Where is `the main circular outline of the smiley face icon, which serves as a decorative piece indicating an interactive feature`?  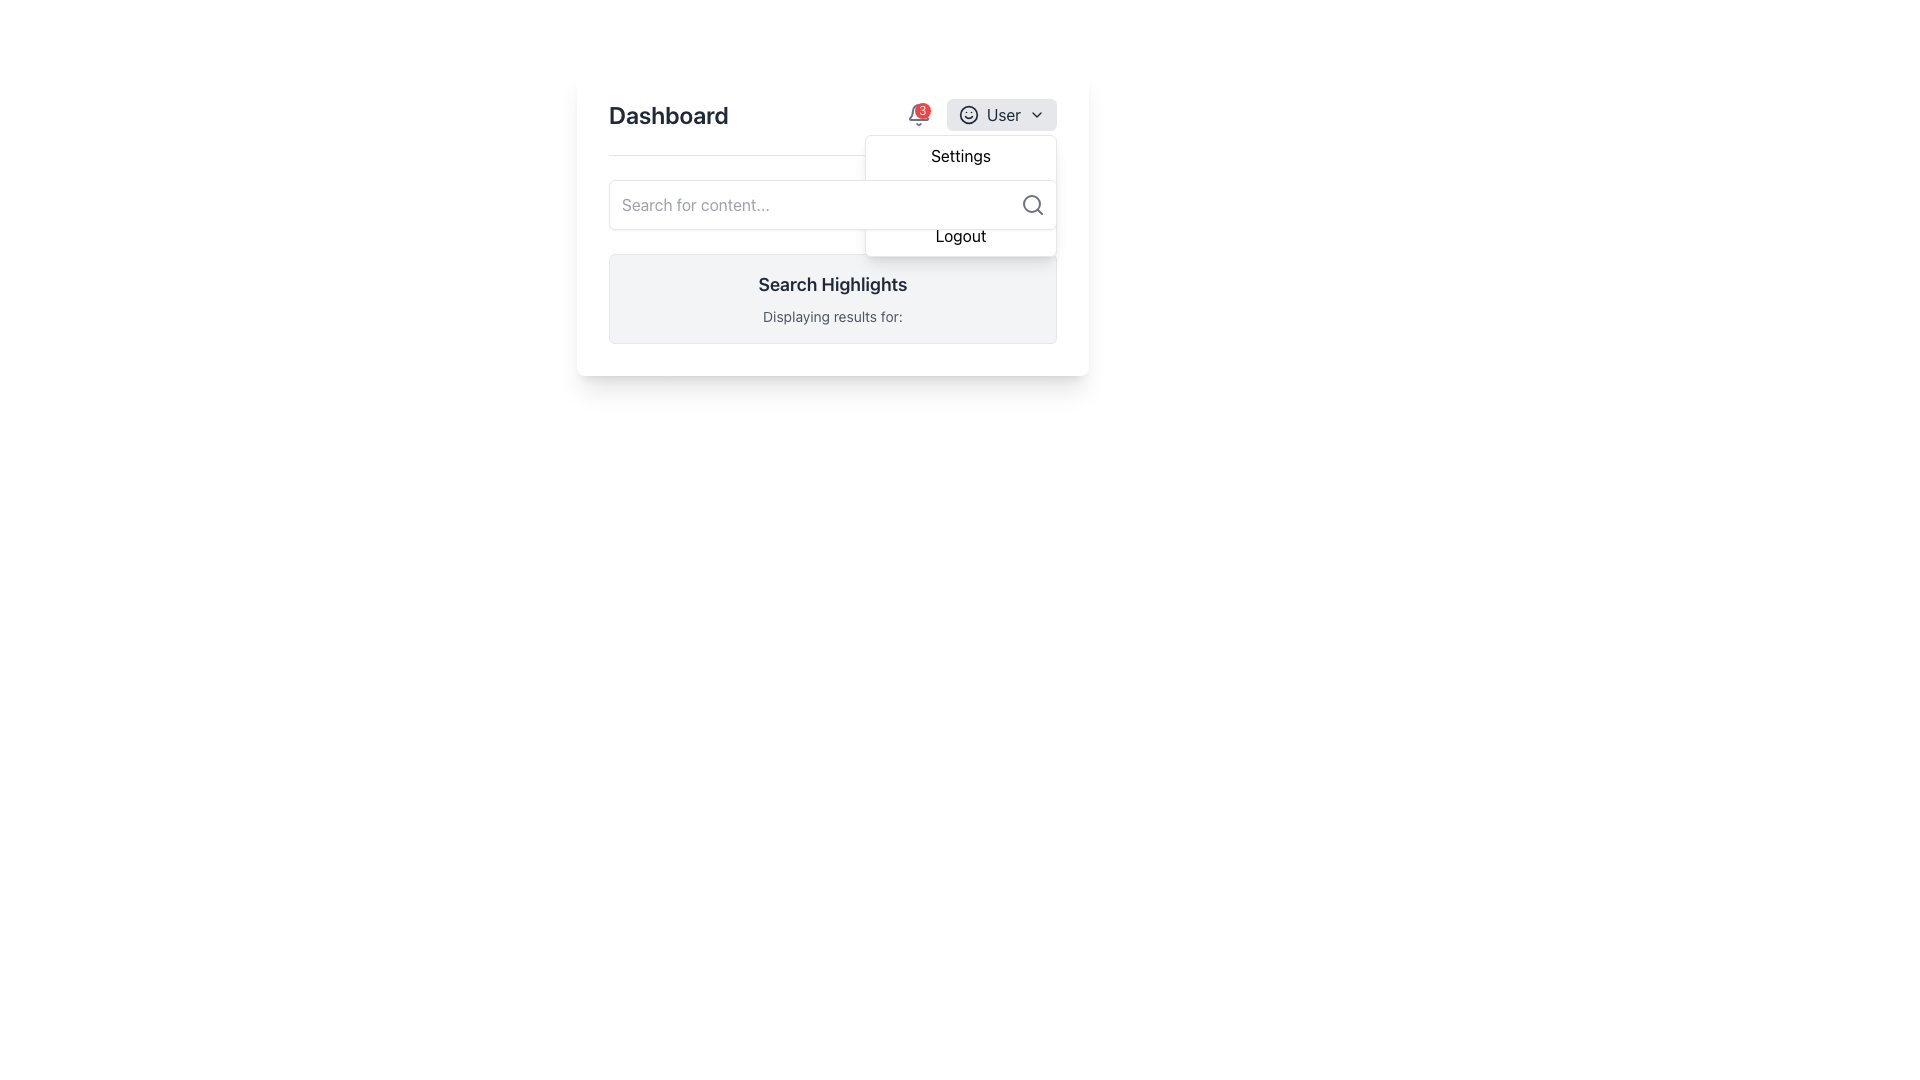
the main circular outline of the smiley face icon, which serves as a decorative piece indicating an interactive feature is located at coordinates (968, 115).